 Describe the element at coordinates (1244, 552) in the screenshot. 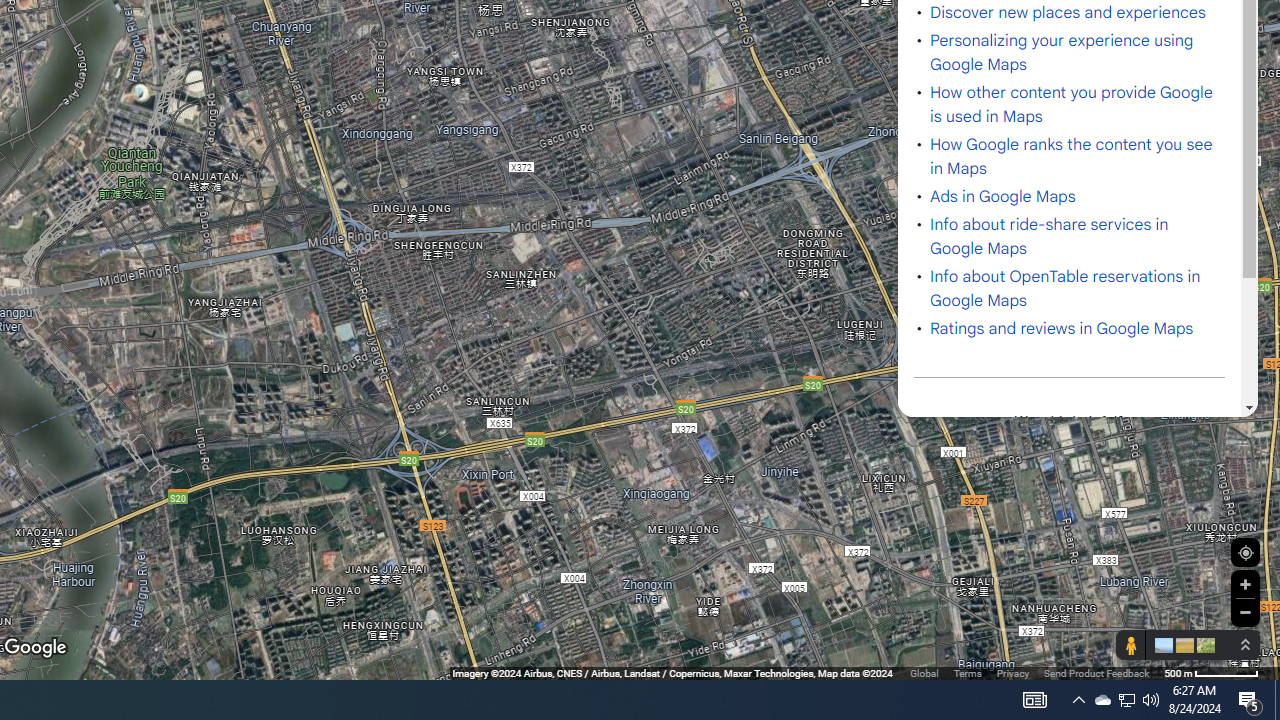

I see `'Show Your Location'` at that location.